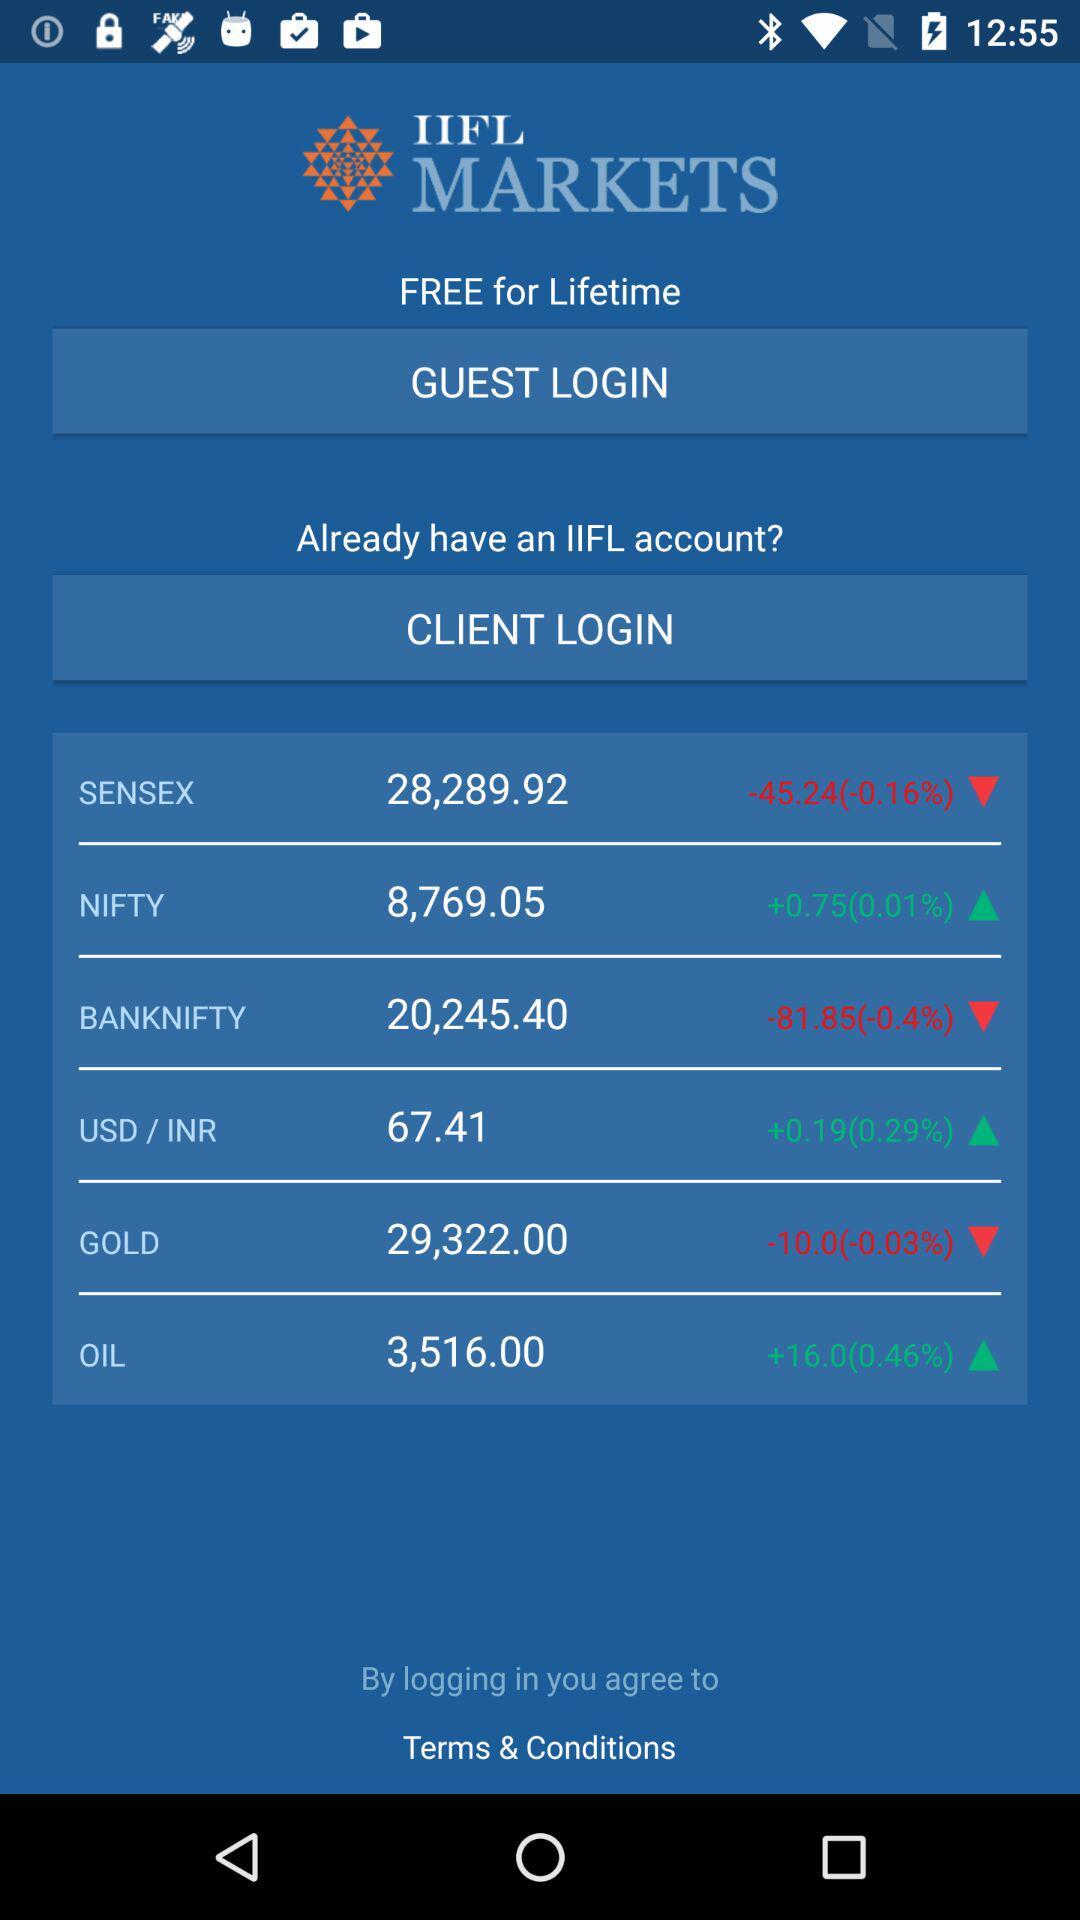  I want to click on icon below the 67.41 icon, so click(231, 1240).